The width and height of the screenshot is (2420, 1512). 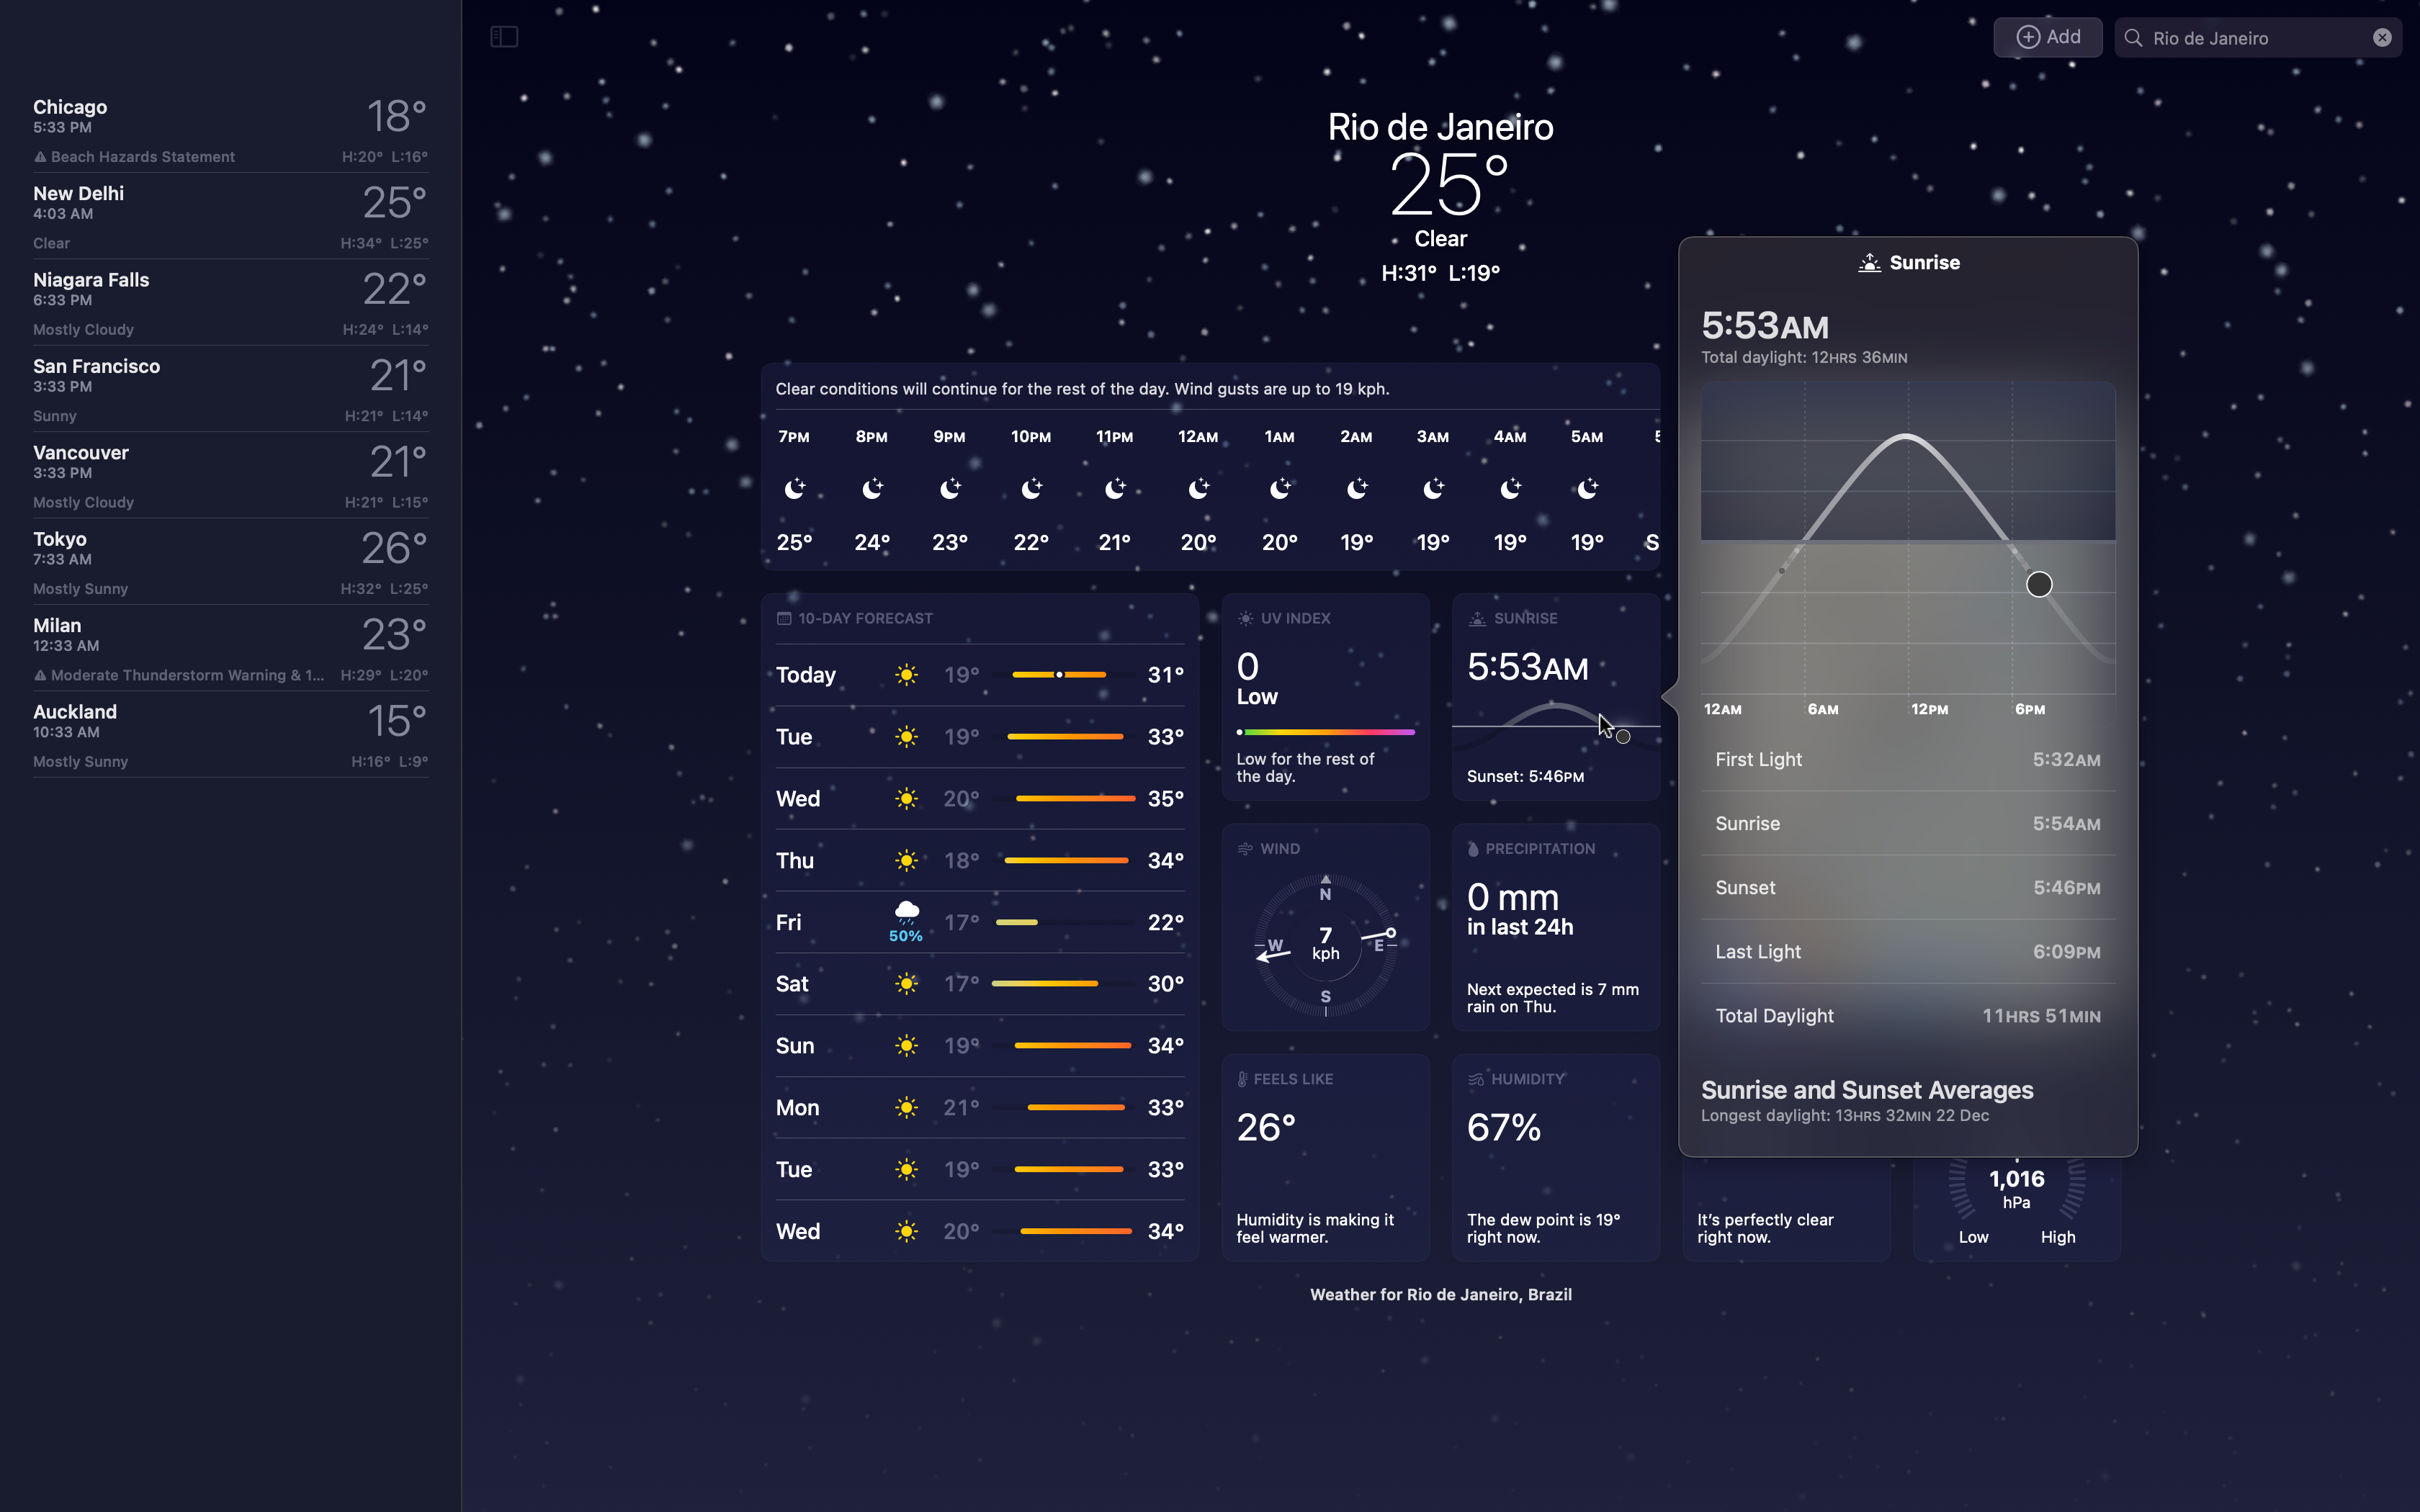 What do you see at coordinates (1325, 699) in the screenshot?
I see `Give a detailed description of the UV index in Rio de Janeiro` at bounding box center [1325, 699].